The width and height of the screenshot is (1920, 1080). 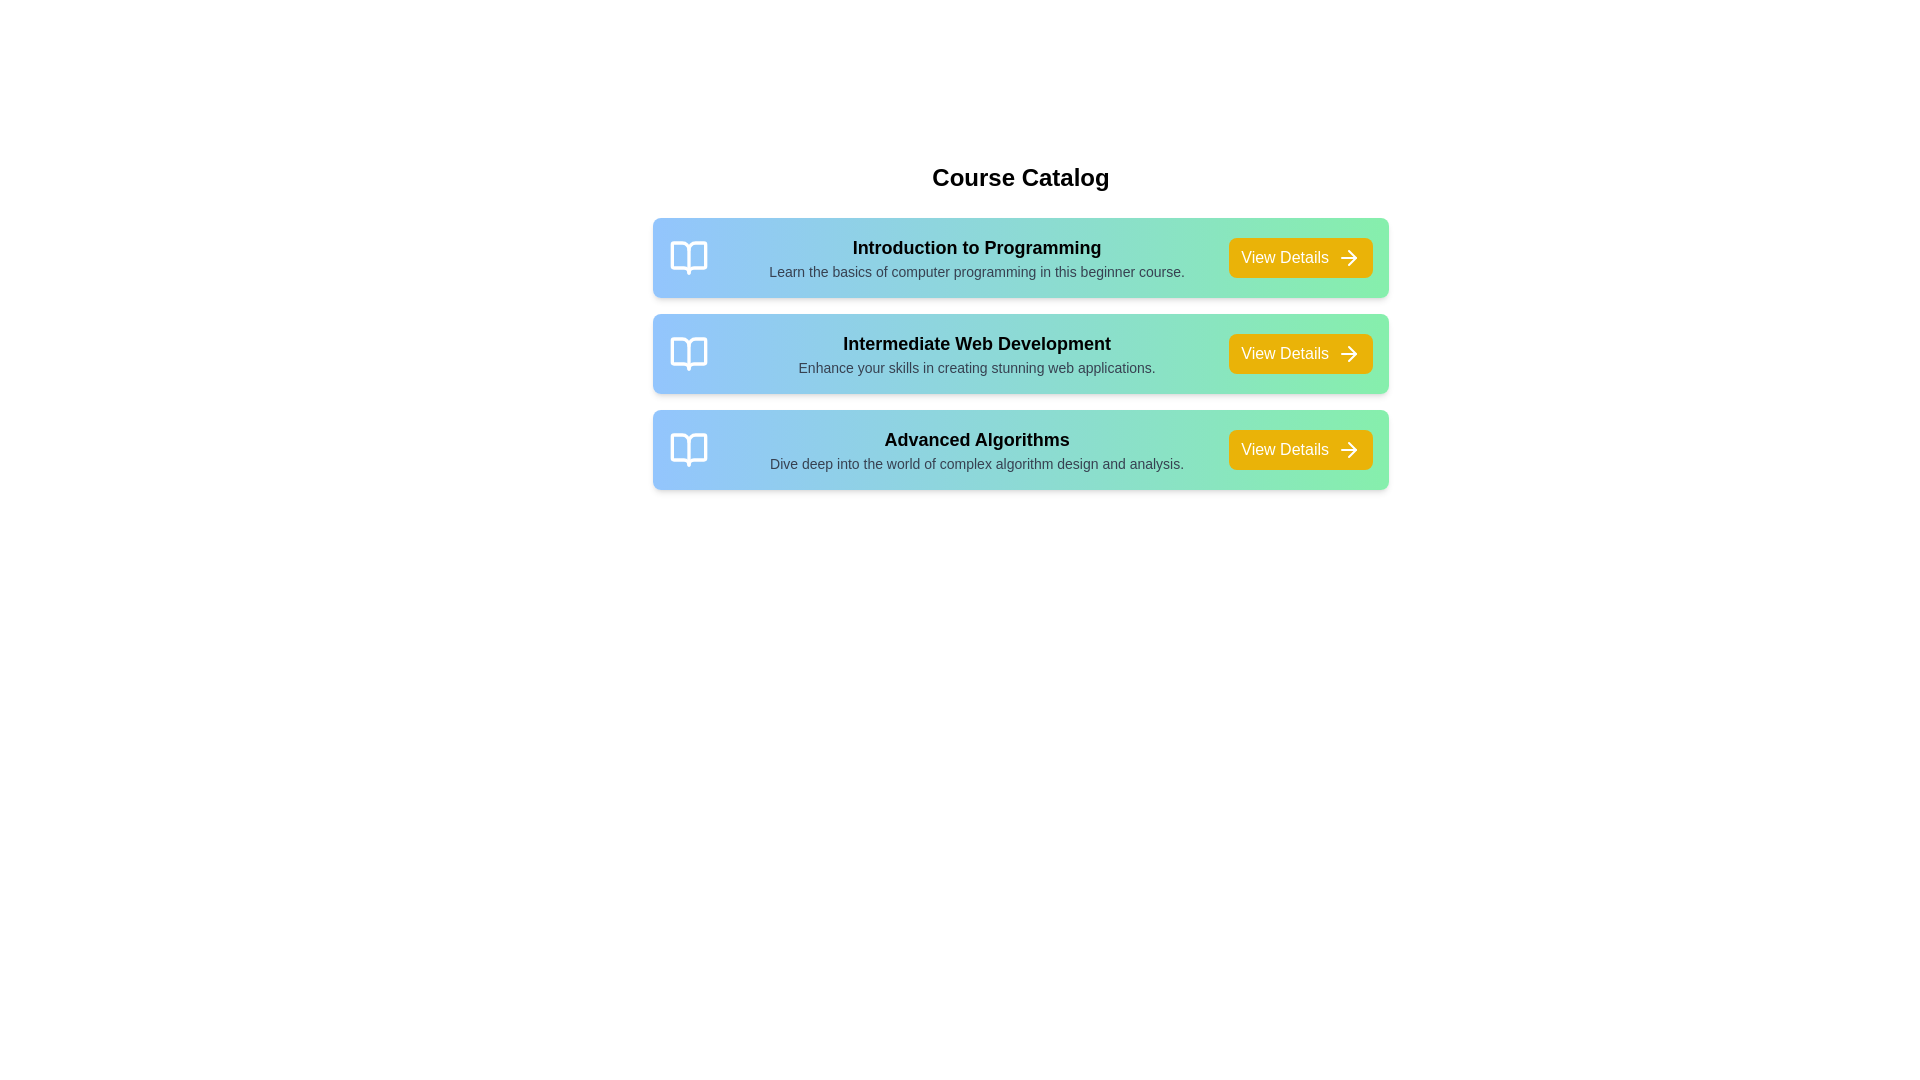 I want to click on the 'View Details' button for the course titled 'Introduction to Programming', so click(x=1301, y=257).